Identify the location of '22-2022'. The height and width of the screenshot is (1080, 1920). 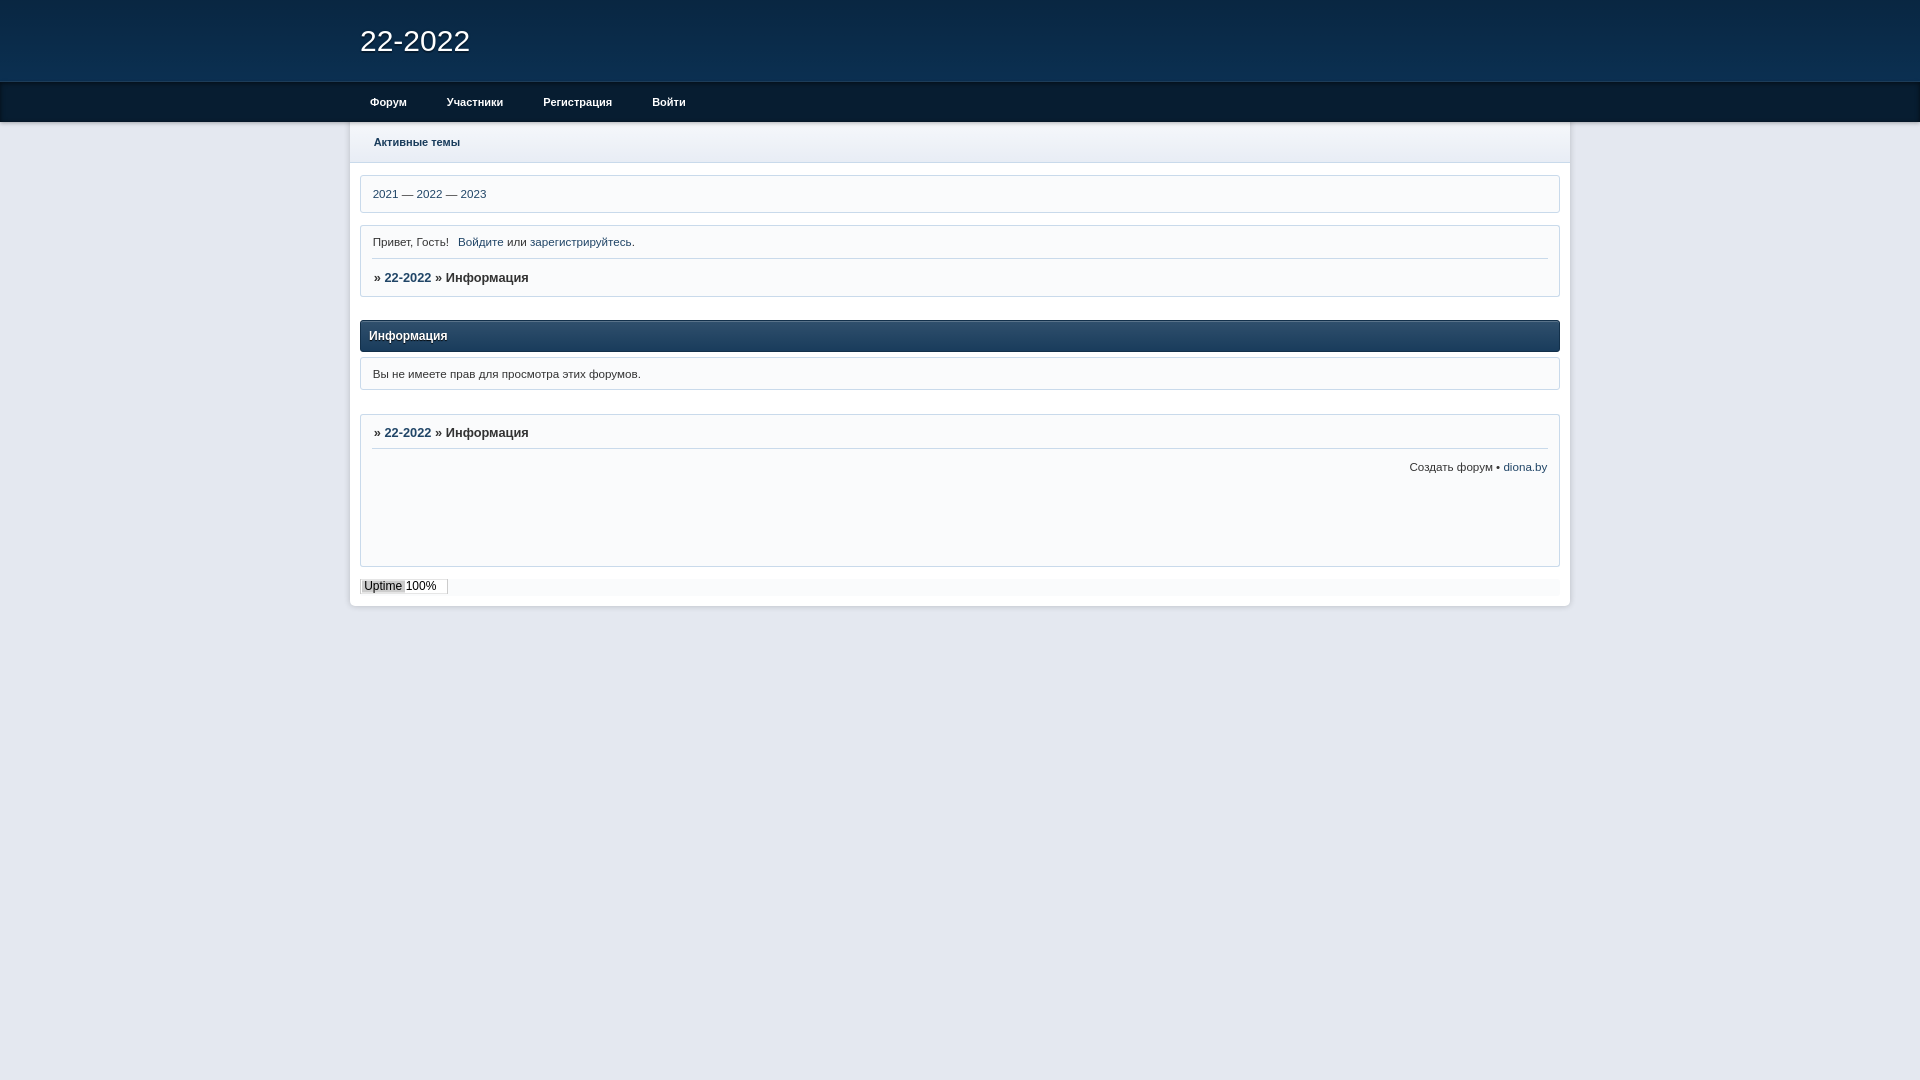
(406, 277).